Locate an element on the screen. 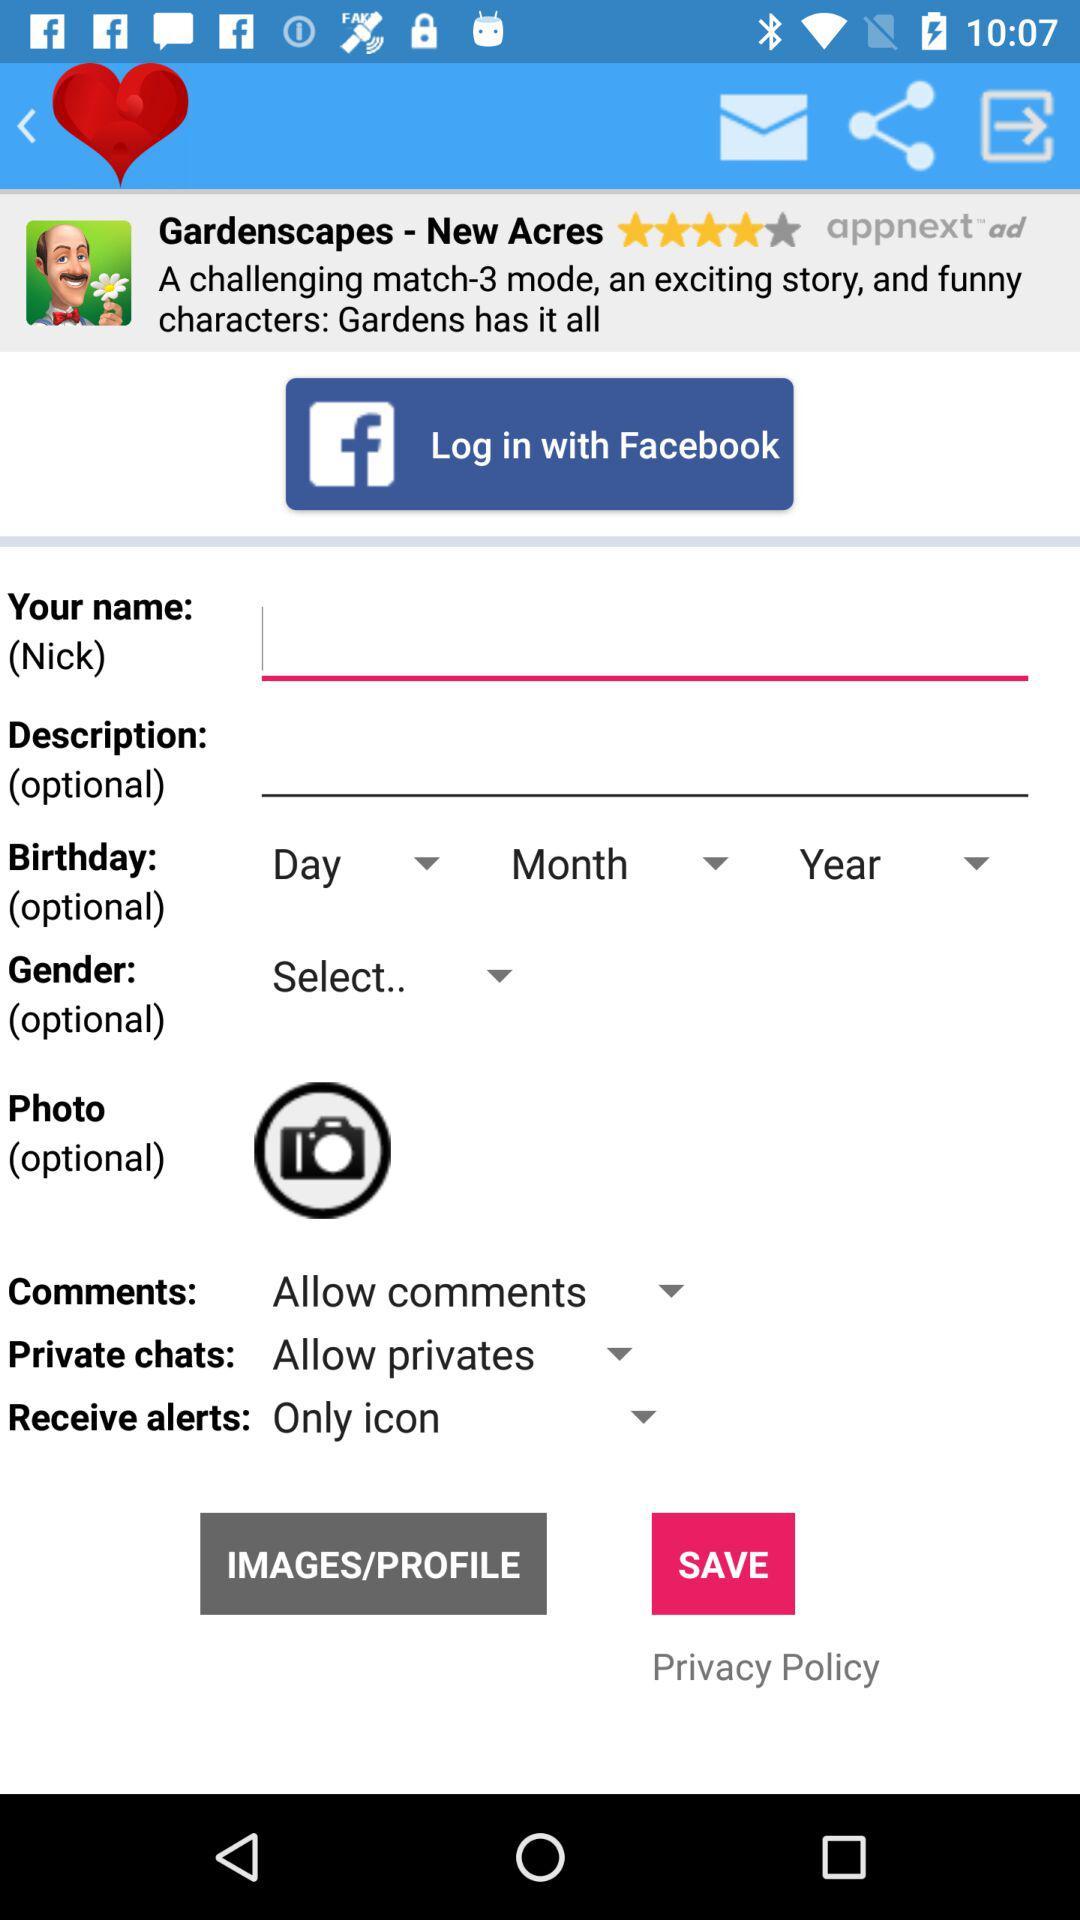  message senting button is located at coordinates (764, 124).